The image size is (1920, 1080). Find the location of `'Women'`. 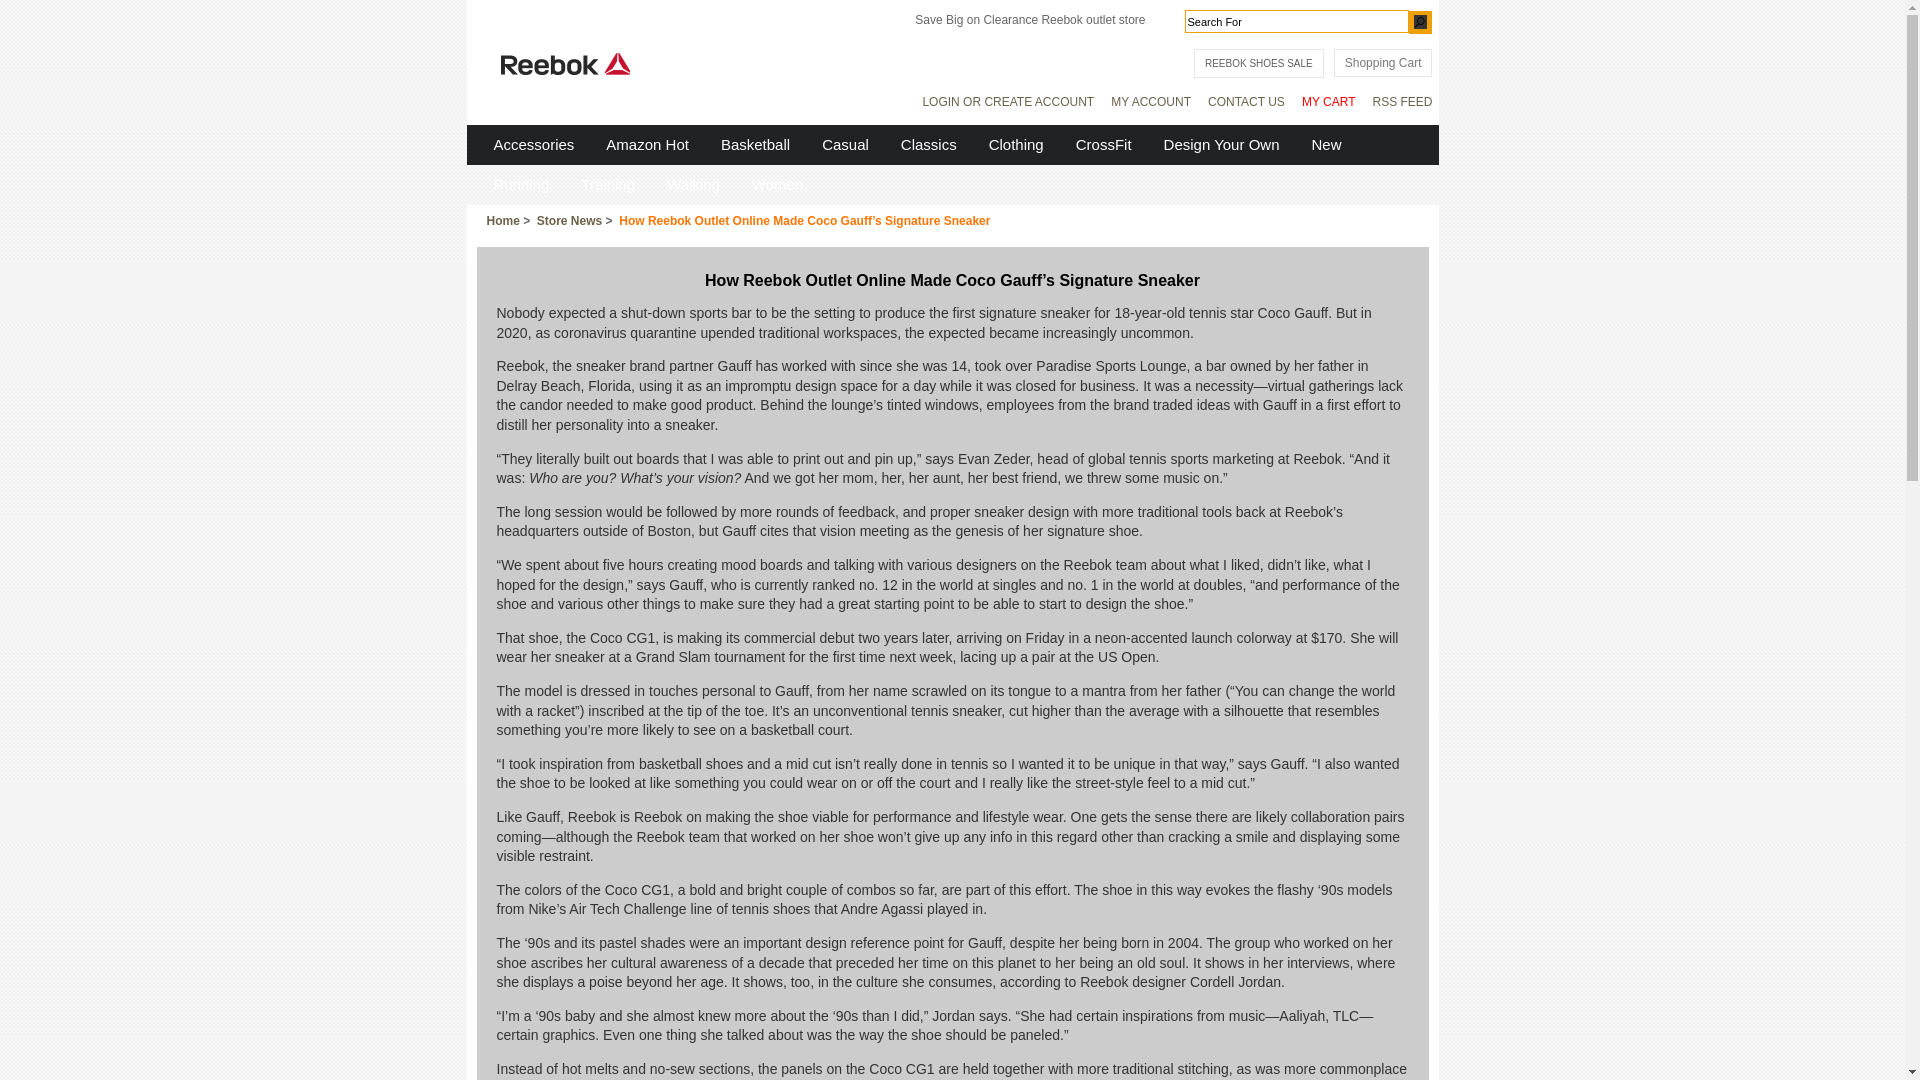

'Women' is located at coordinates (776, 184).